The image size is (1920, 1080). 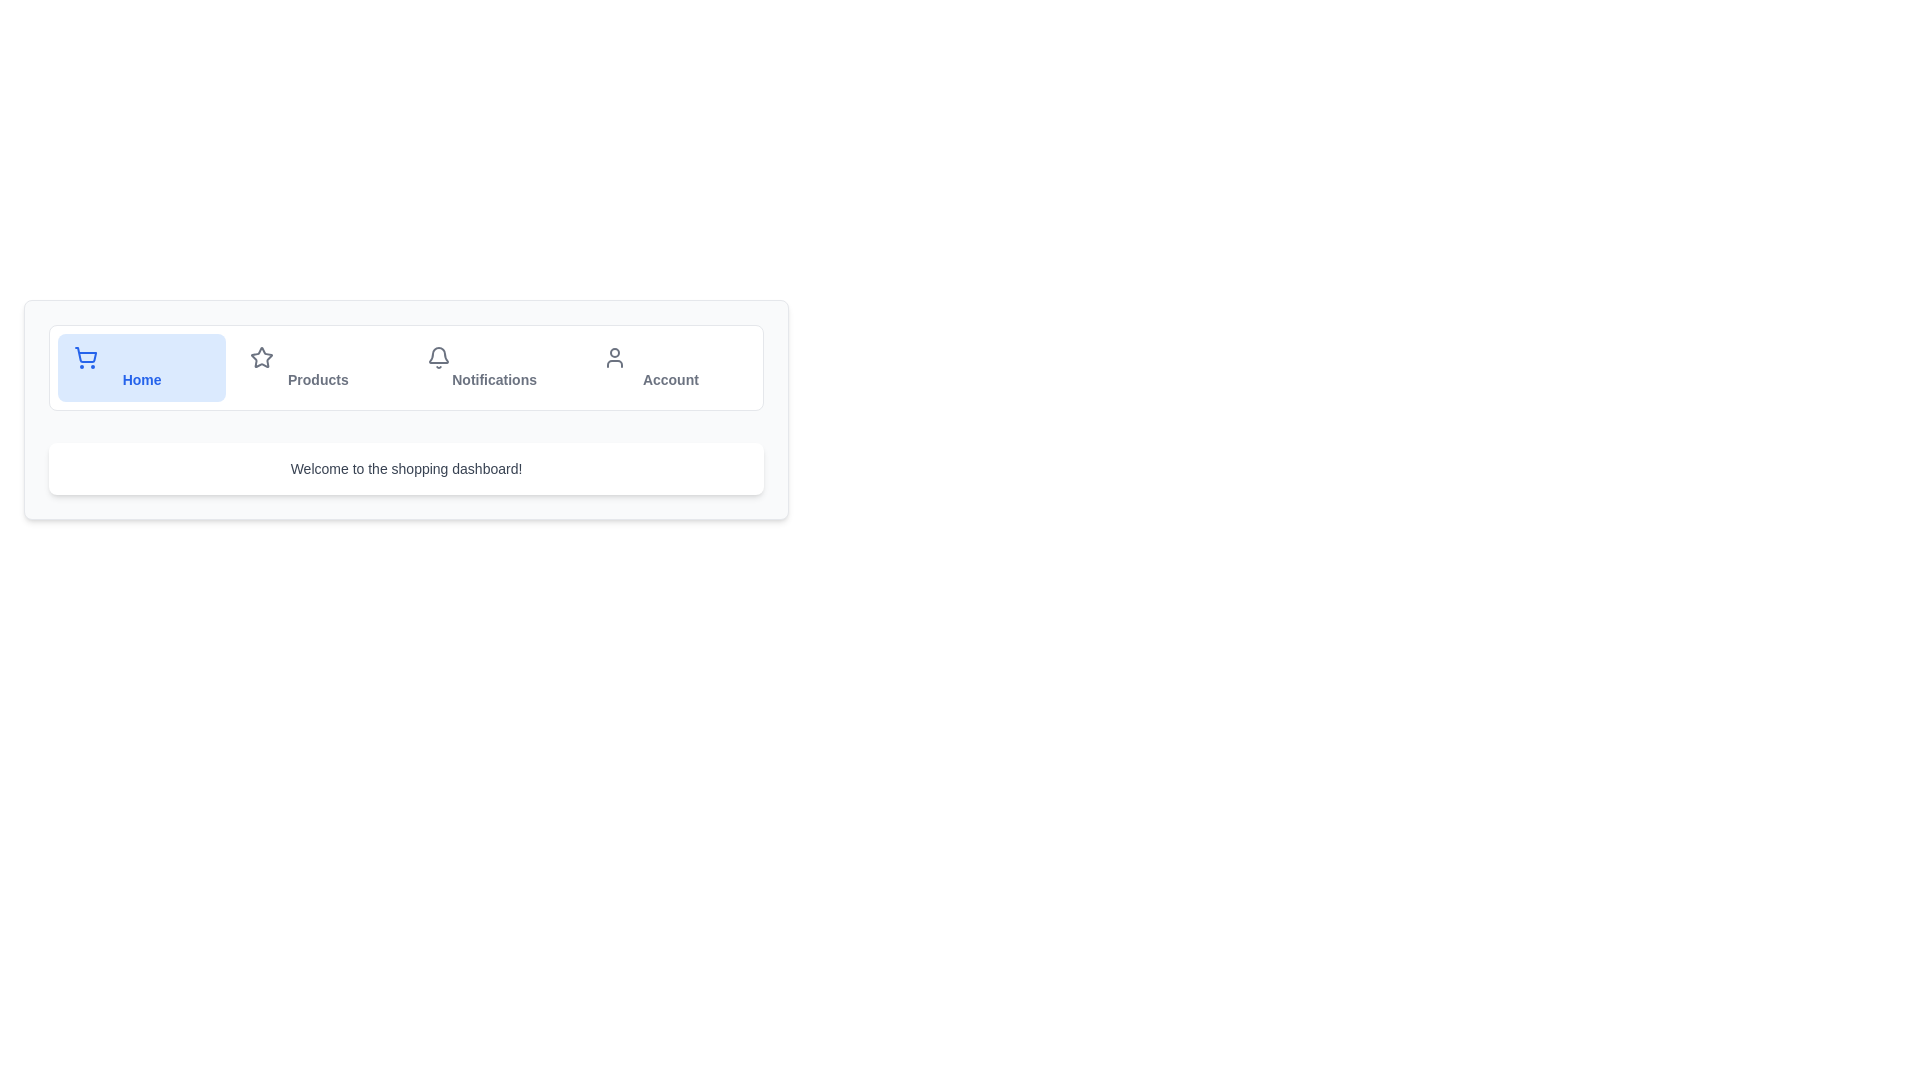 What do you see at coordinates (317, 380) in the screenshot?
I see `text of the descriptive label that identifies the clickable navigational item for the 'Products' page, located to the right of a star icon` at bounding box center [317, 380].